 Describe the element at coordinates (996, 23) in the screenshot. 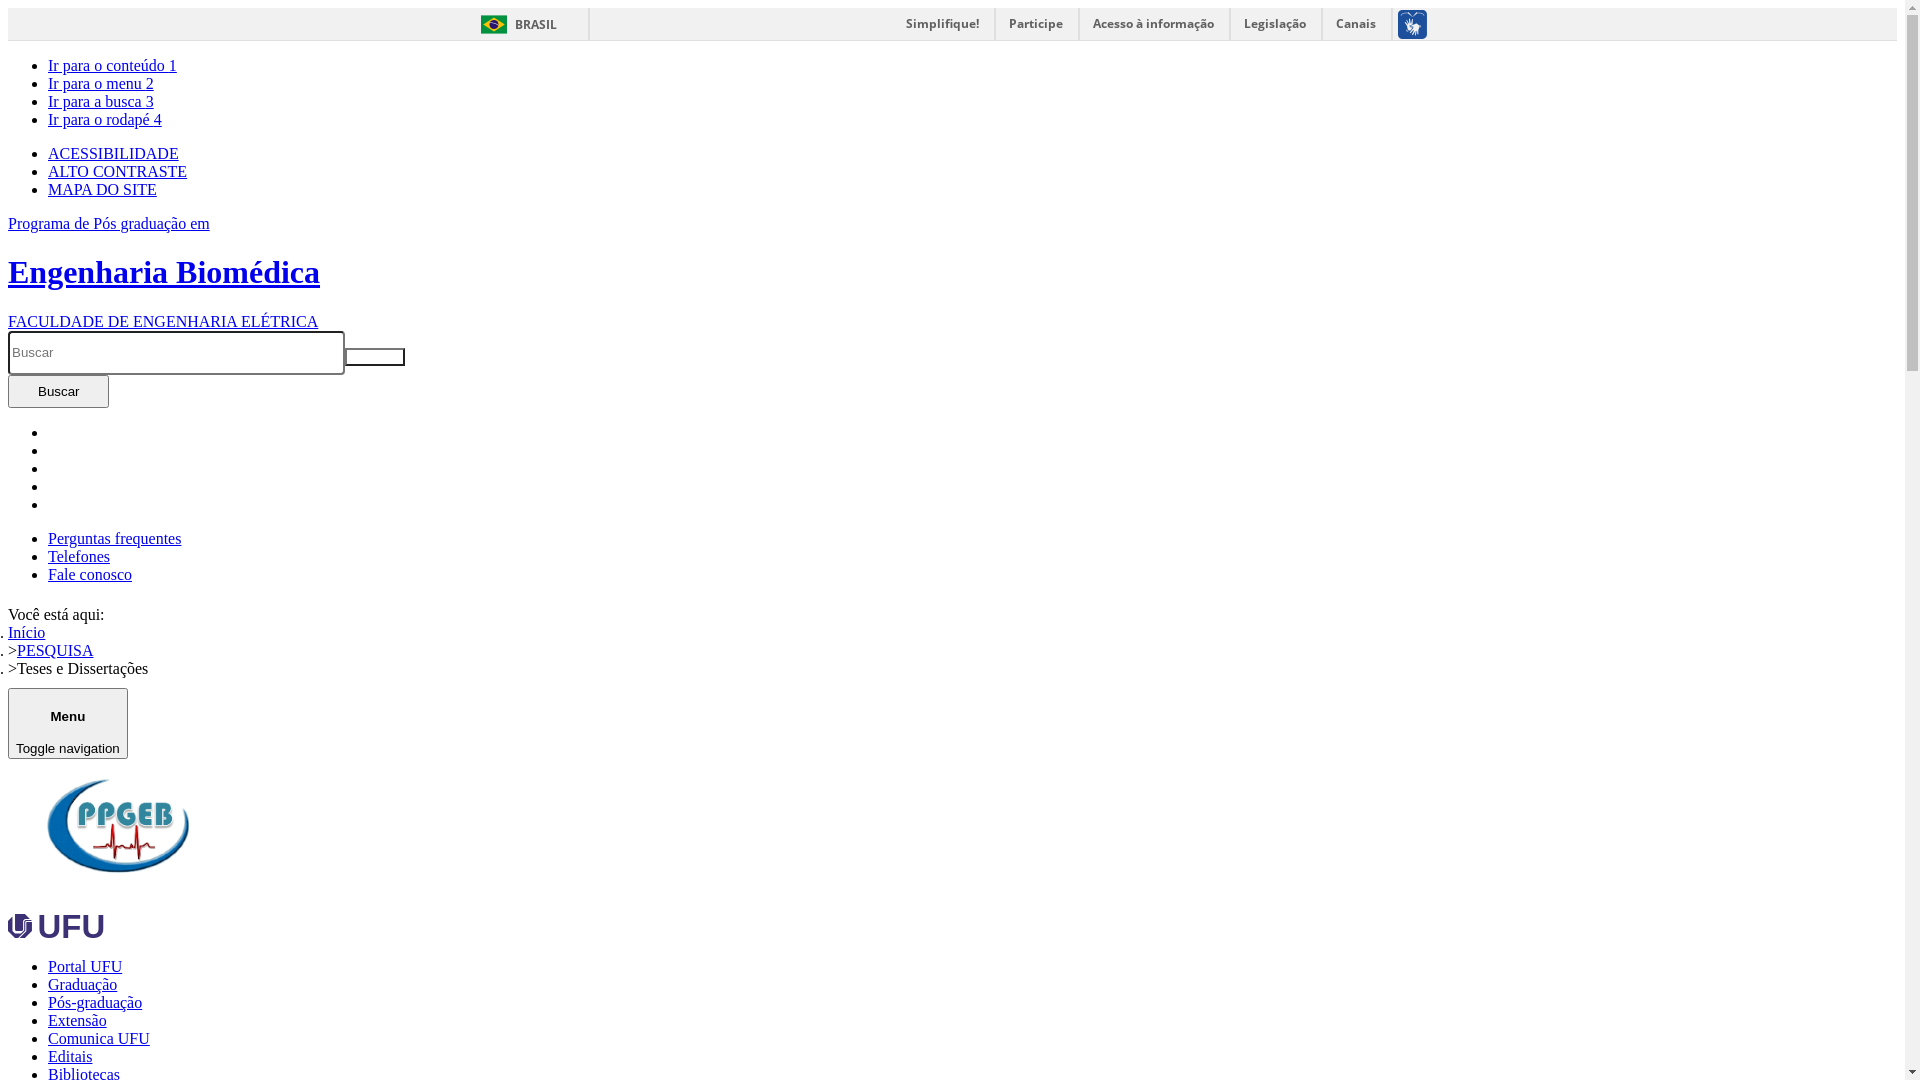

I see `'Participe'` at that location.